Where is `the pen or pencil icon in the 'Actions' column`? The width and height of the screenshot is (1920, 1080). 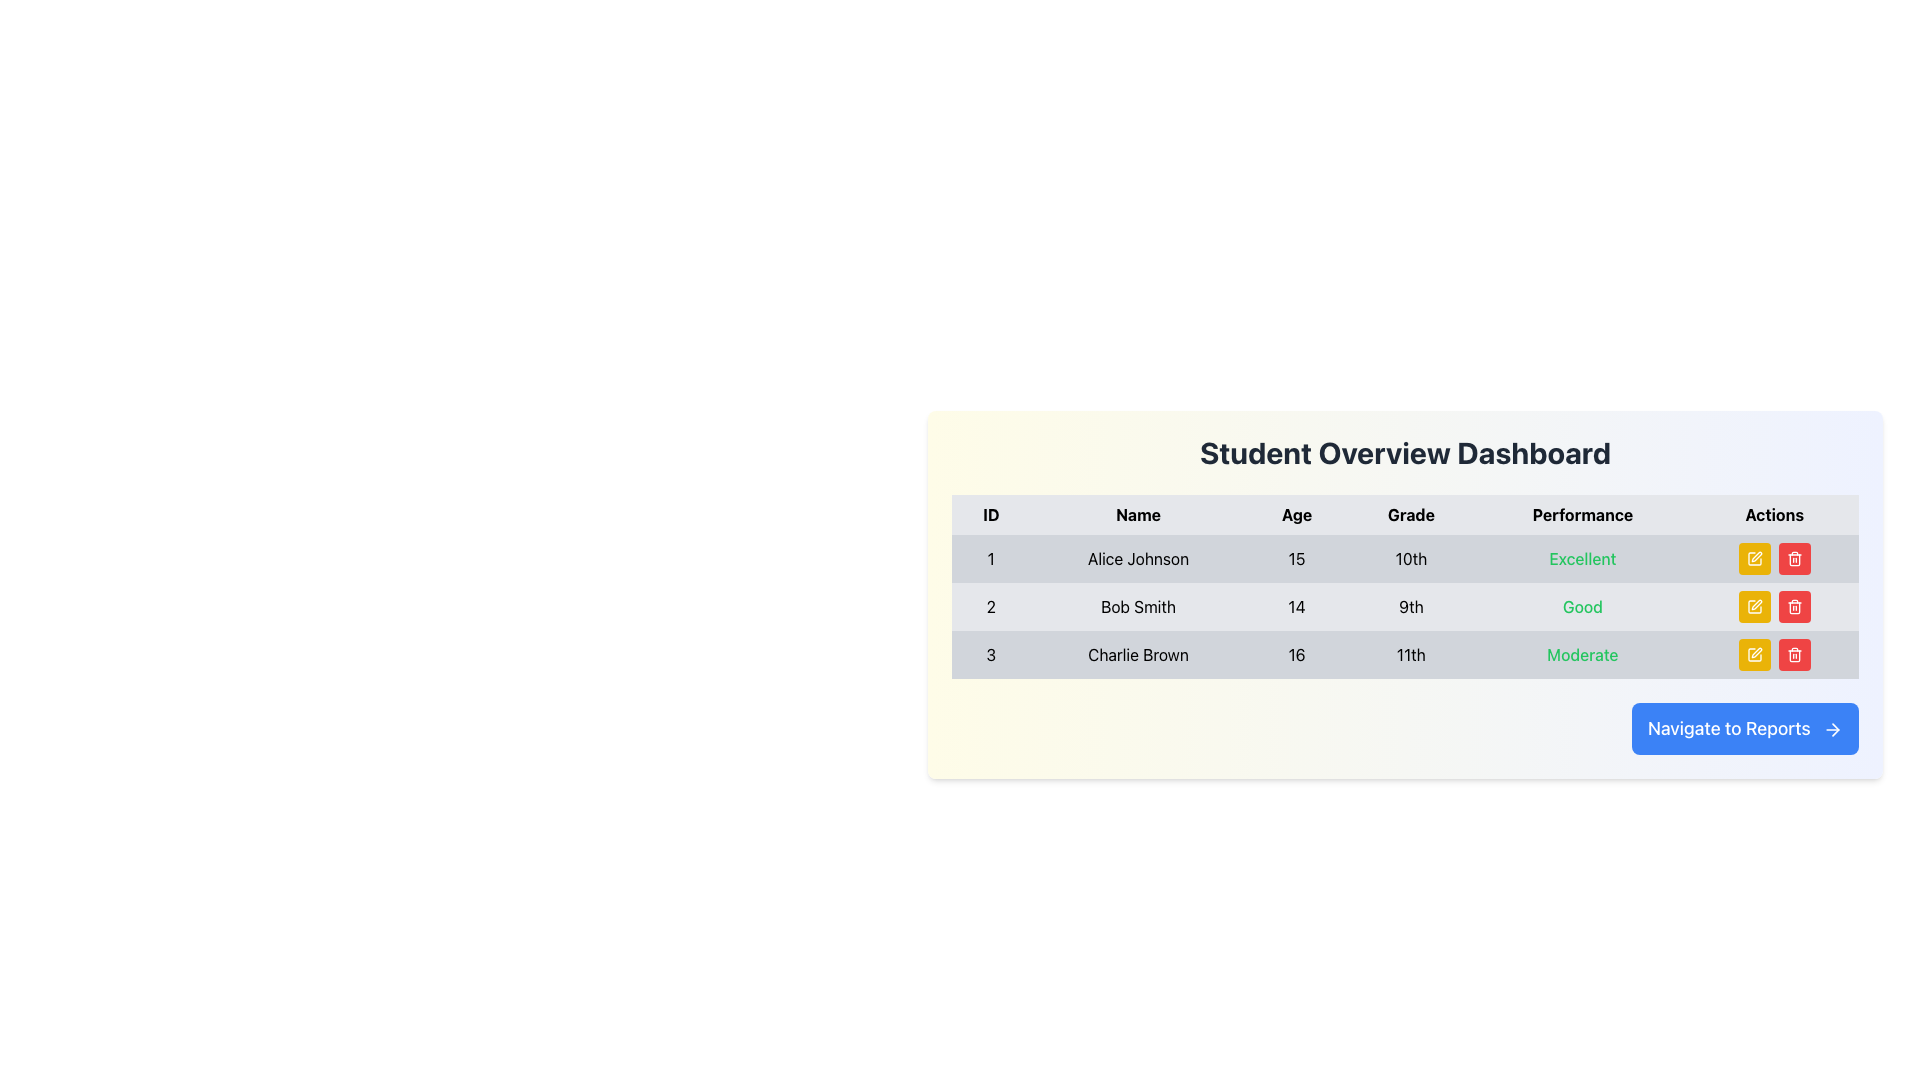 the pen or pencil icon in the 'Actions' column is located at coordinates (1755, 652).